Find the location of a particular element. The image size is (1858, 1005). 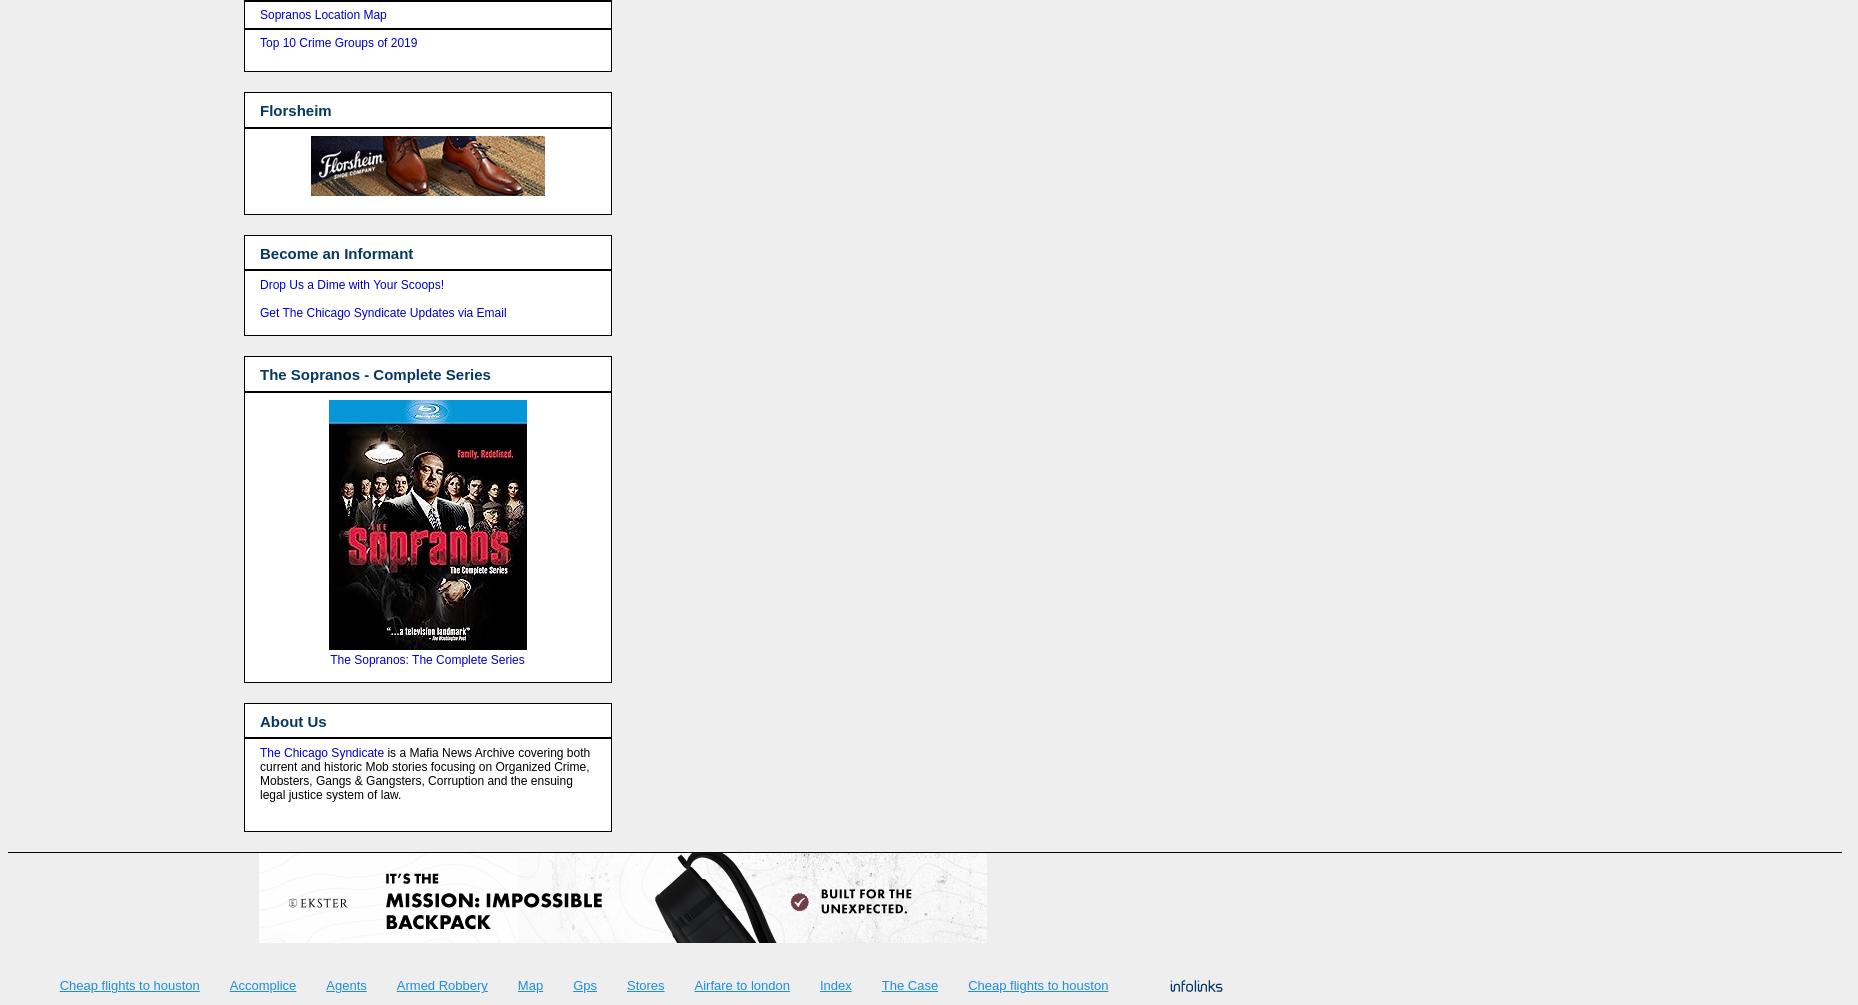

'Drop Us a Dime with Your Scoops!' is located at coordinates (352, 284).